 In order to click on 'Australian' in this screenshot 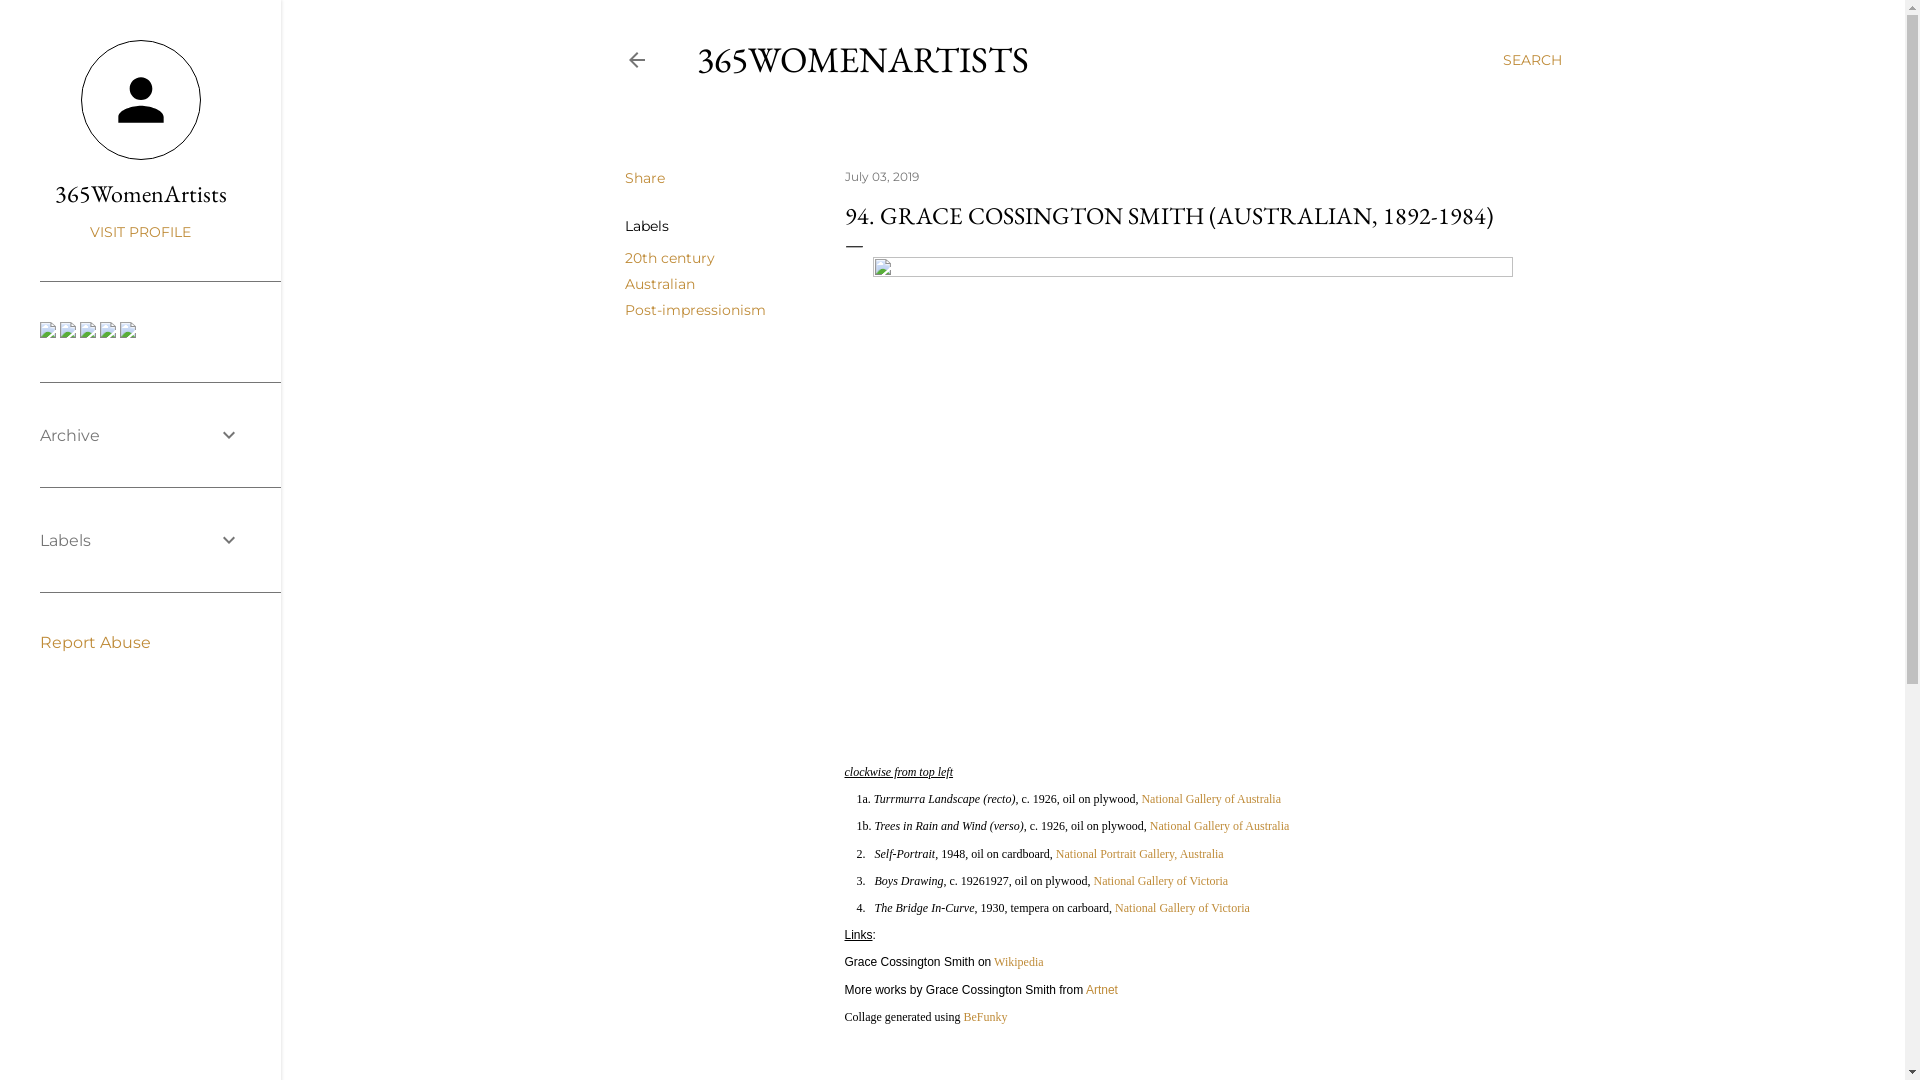, I will do `click(658, 284)`.